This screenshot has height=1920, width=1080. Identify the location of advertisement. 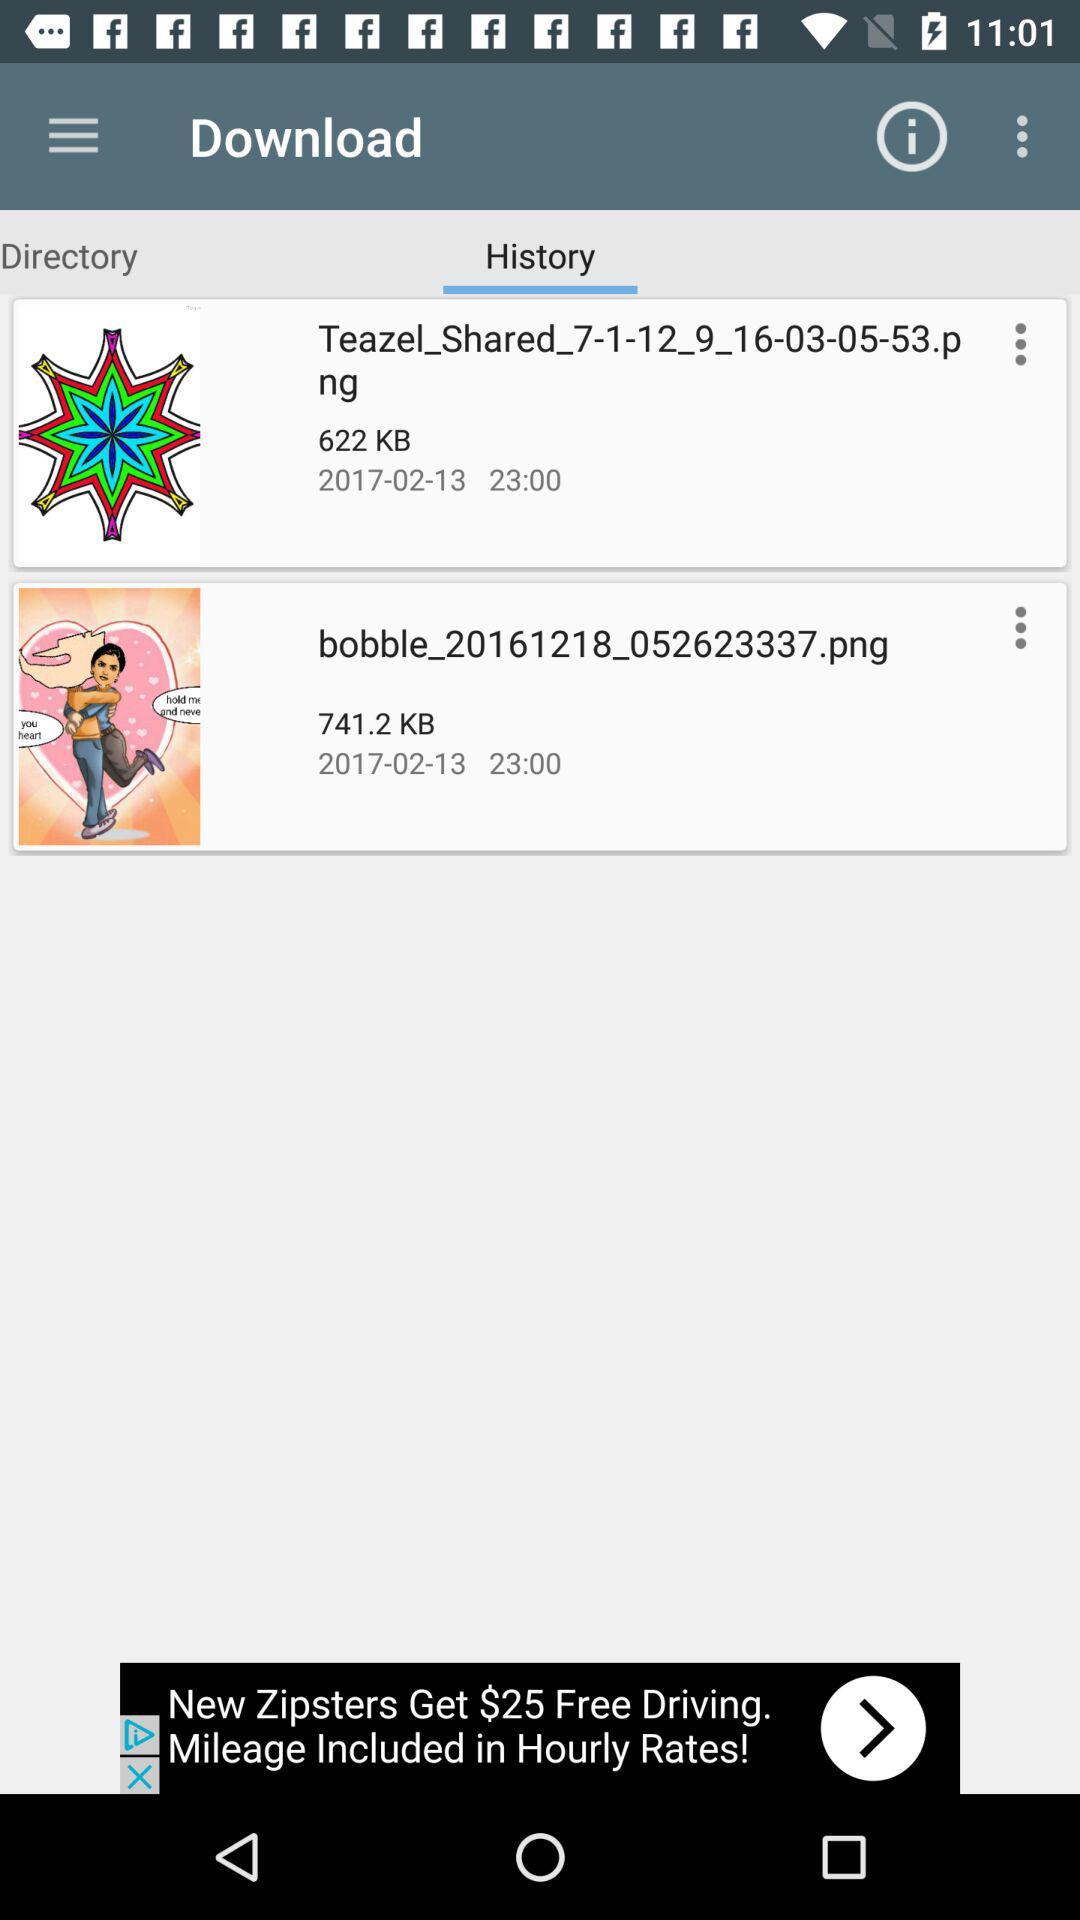
(540, 1727).